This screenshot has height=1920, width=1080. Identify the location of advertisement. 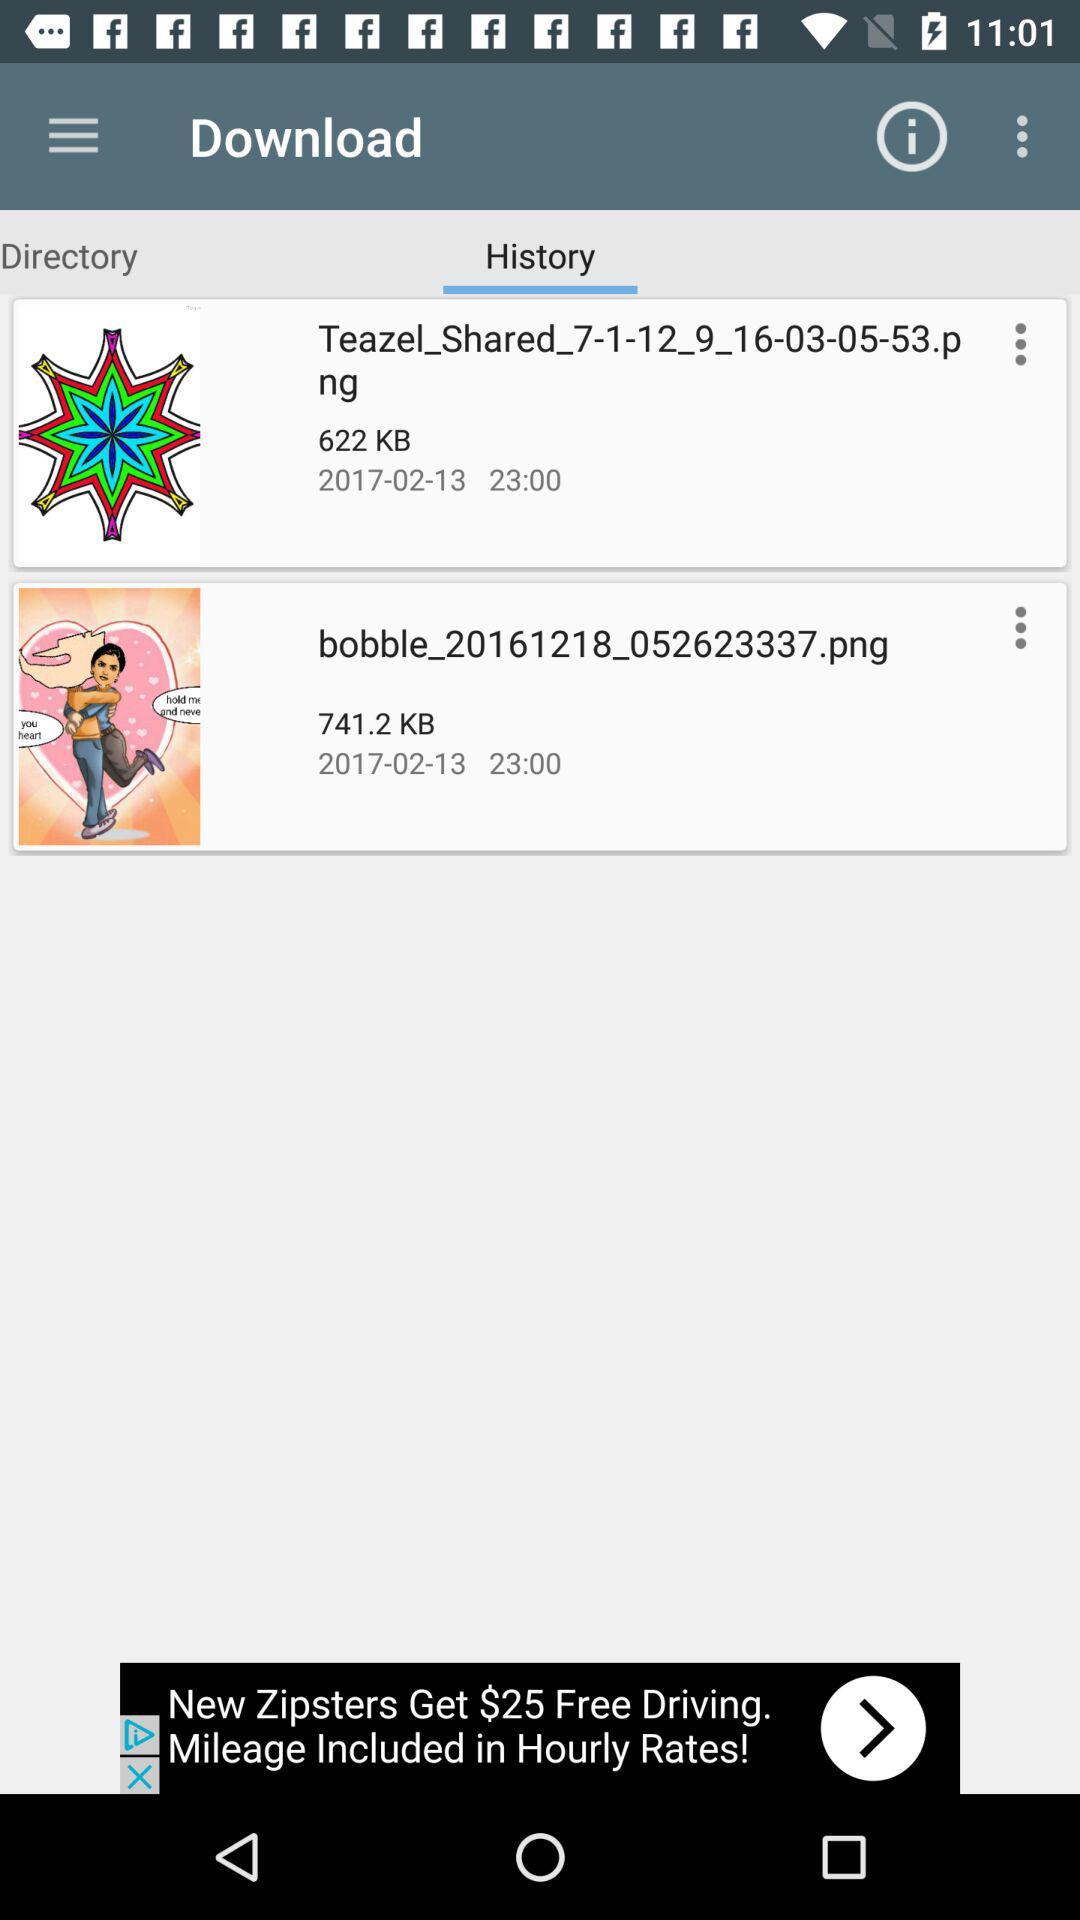
(540, 1727).